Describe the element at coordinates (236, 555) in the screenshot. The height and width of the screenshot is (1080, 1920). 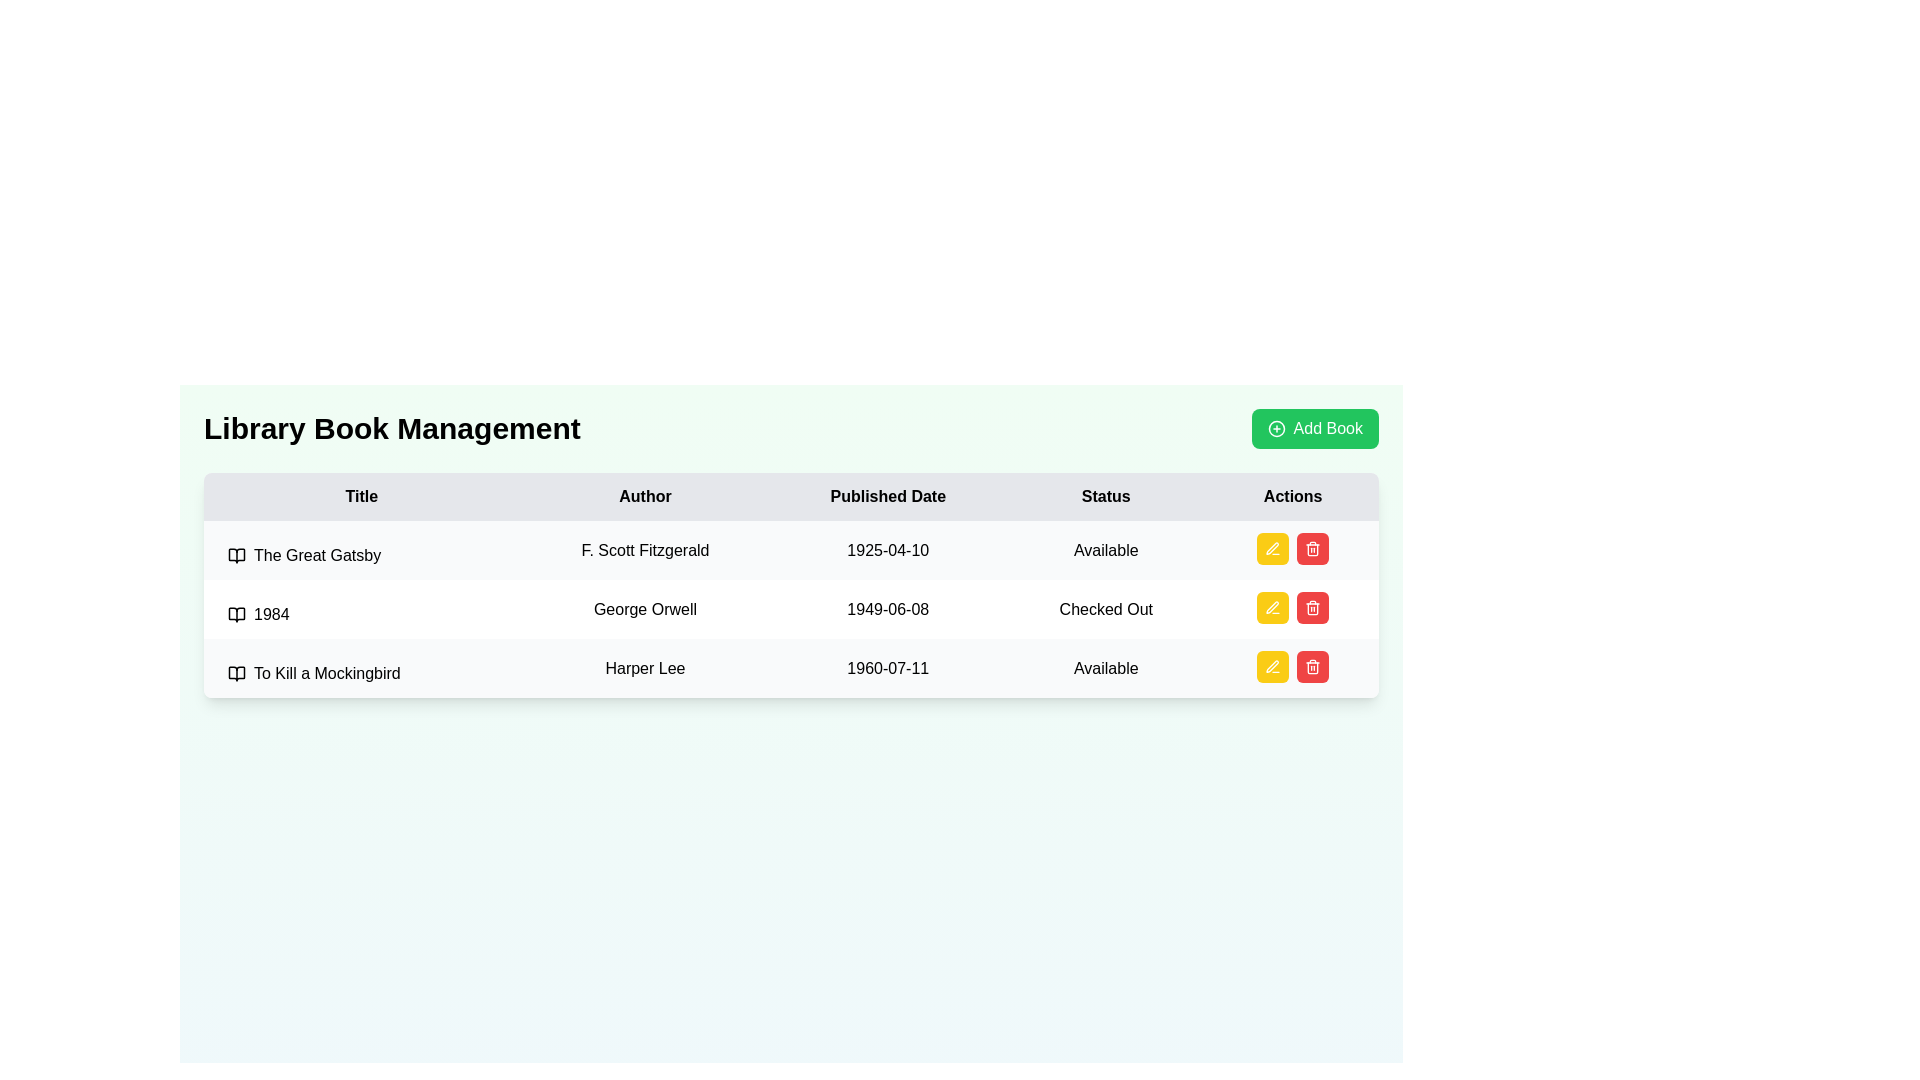
I see `the book icon representing 'The Great Gatsby' in the library management table, located in the first row under the 'Title' column` at that location.